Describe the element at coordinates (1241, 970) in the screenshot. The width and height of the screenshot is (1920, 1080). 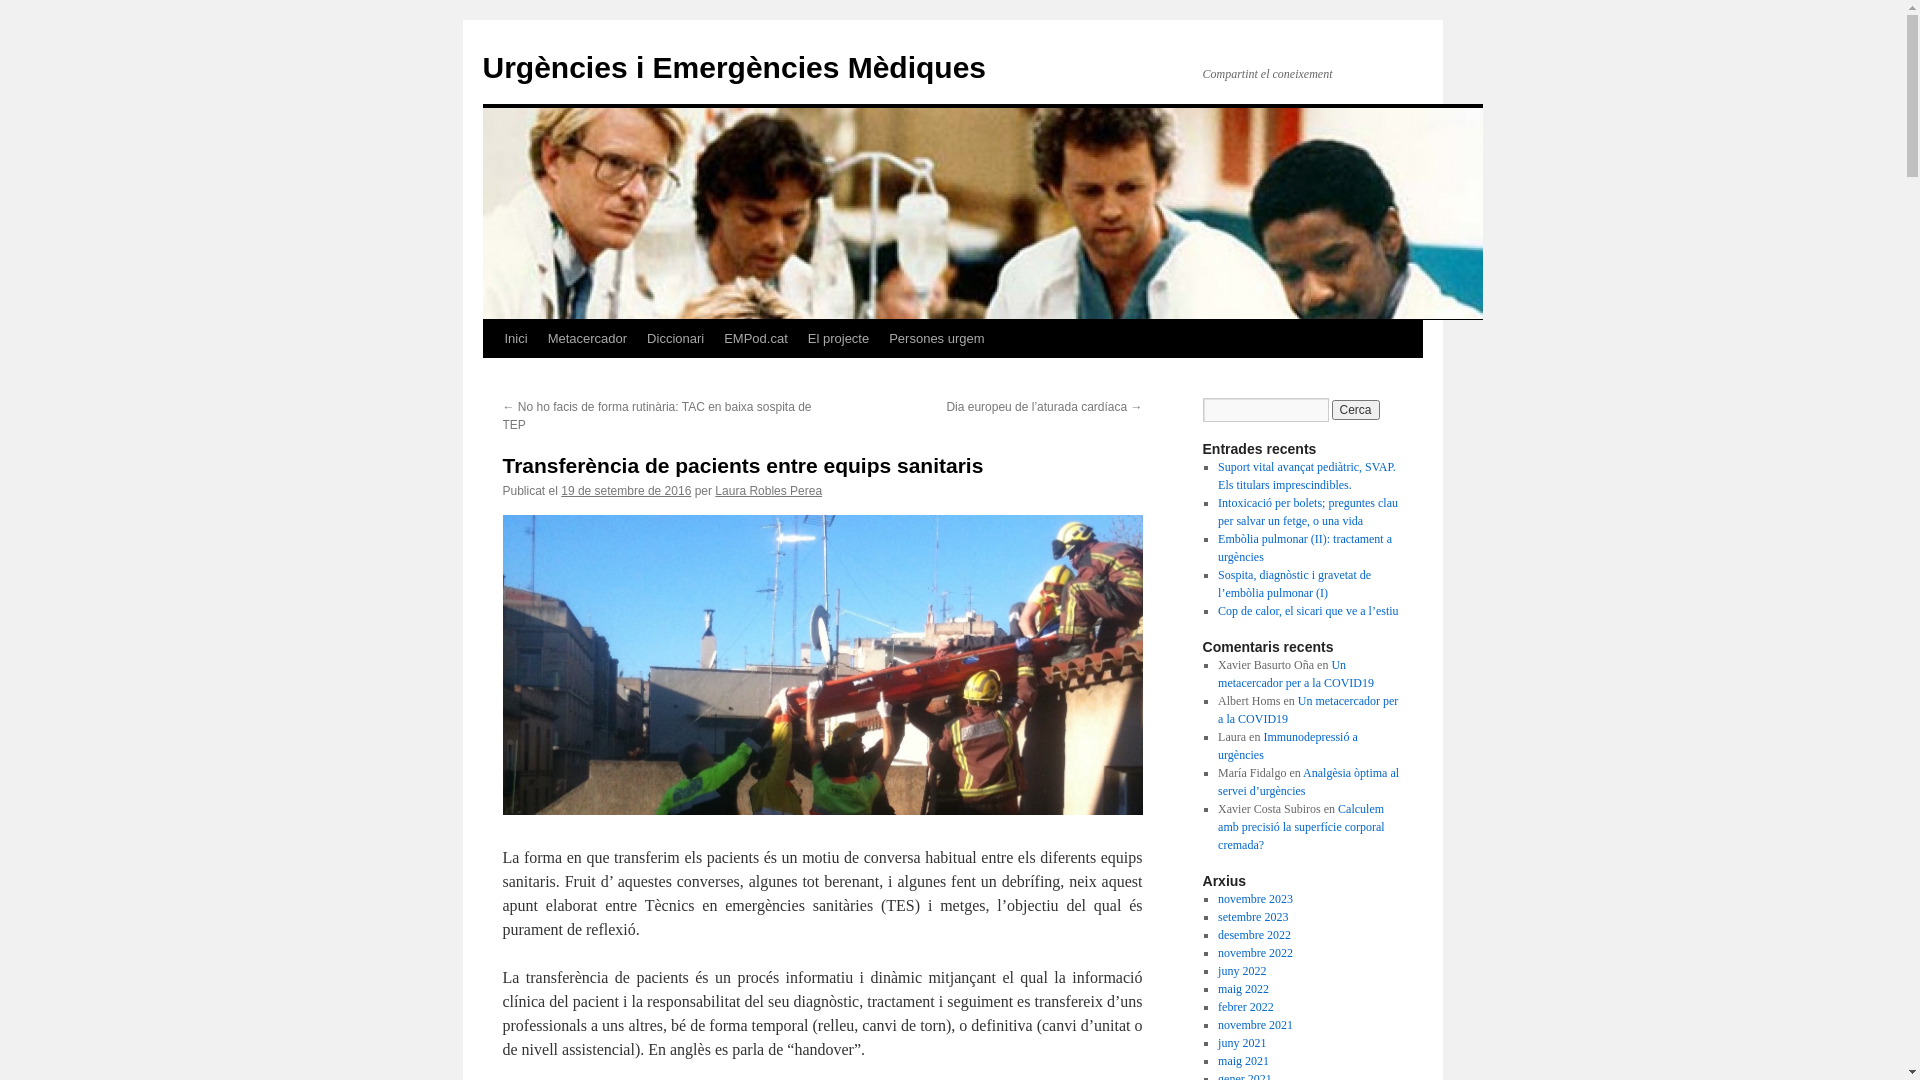
I see `'juny 2022'` at that location.